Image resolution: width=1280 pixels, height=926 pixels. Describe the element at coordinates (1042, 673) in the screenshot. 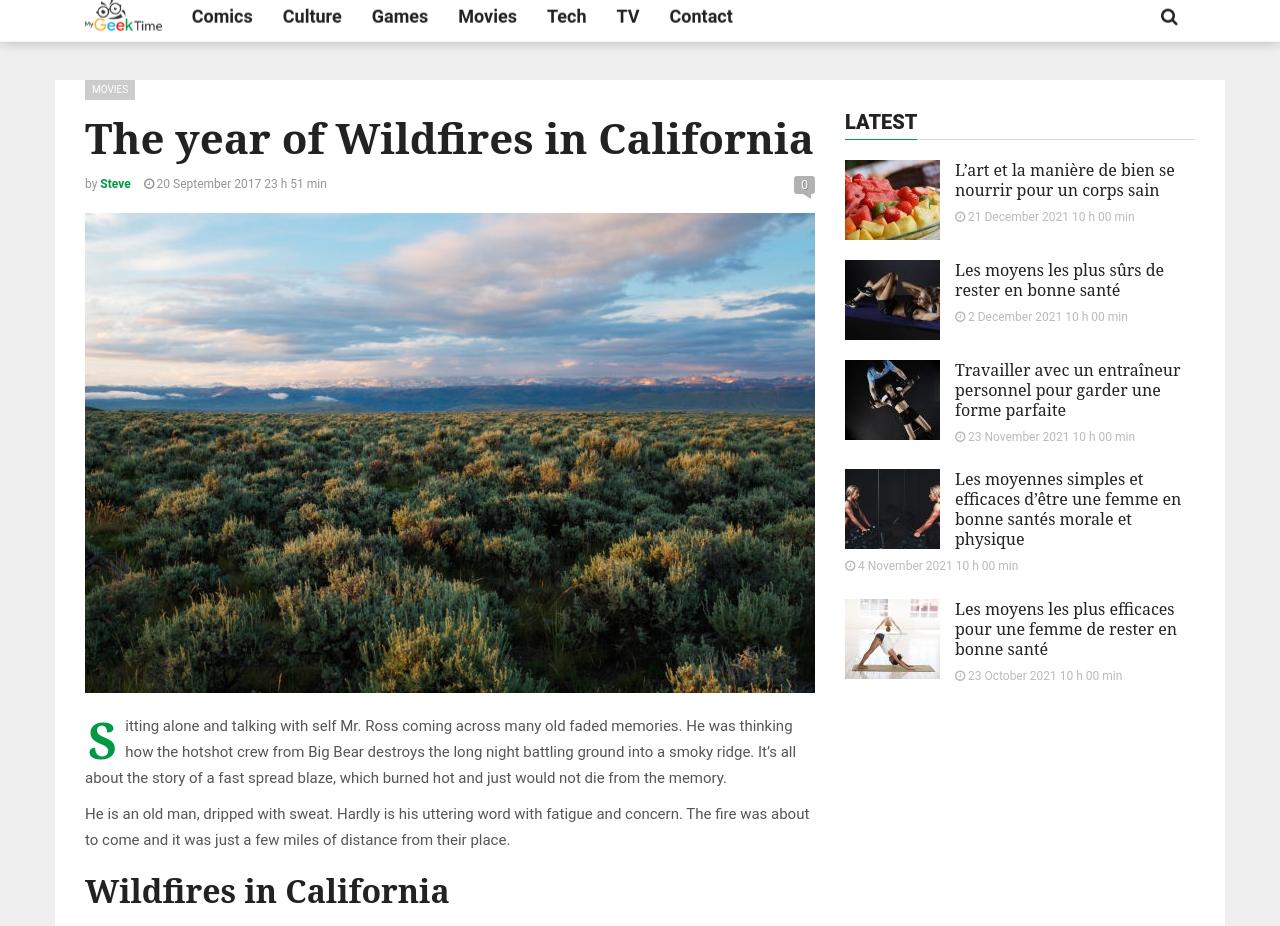

I see `'23 October 2021 10 h 00 min'` at that location.